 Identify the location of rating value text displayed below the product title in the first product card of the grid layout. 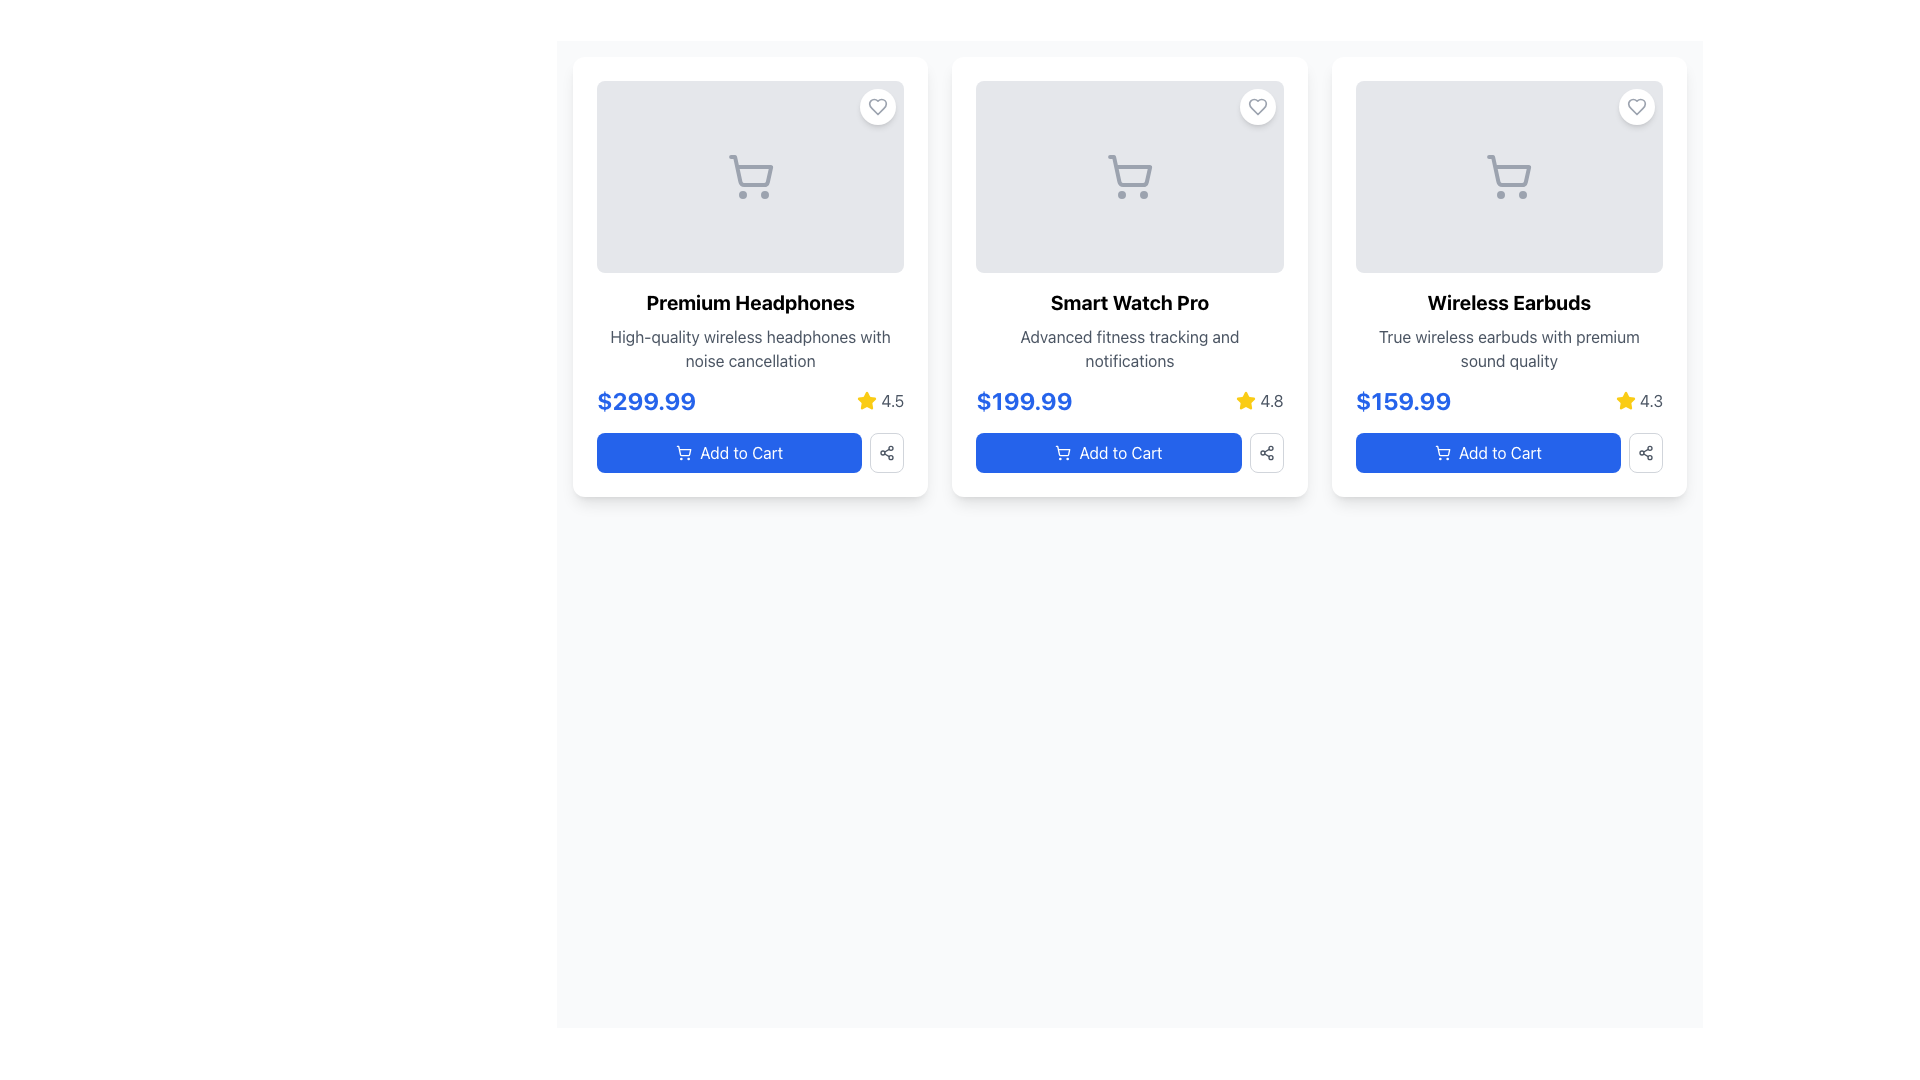
(891, 401).